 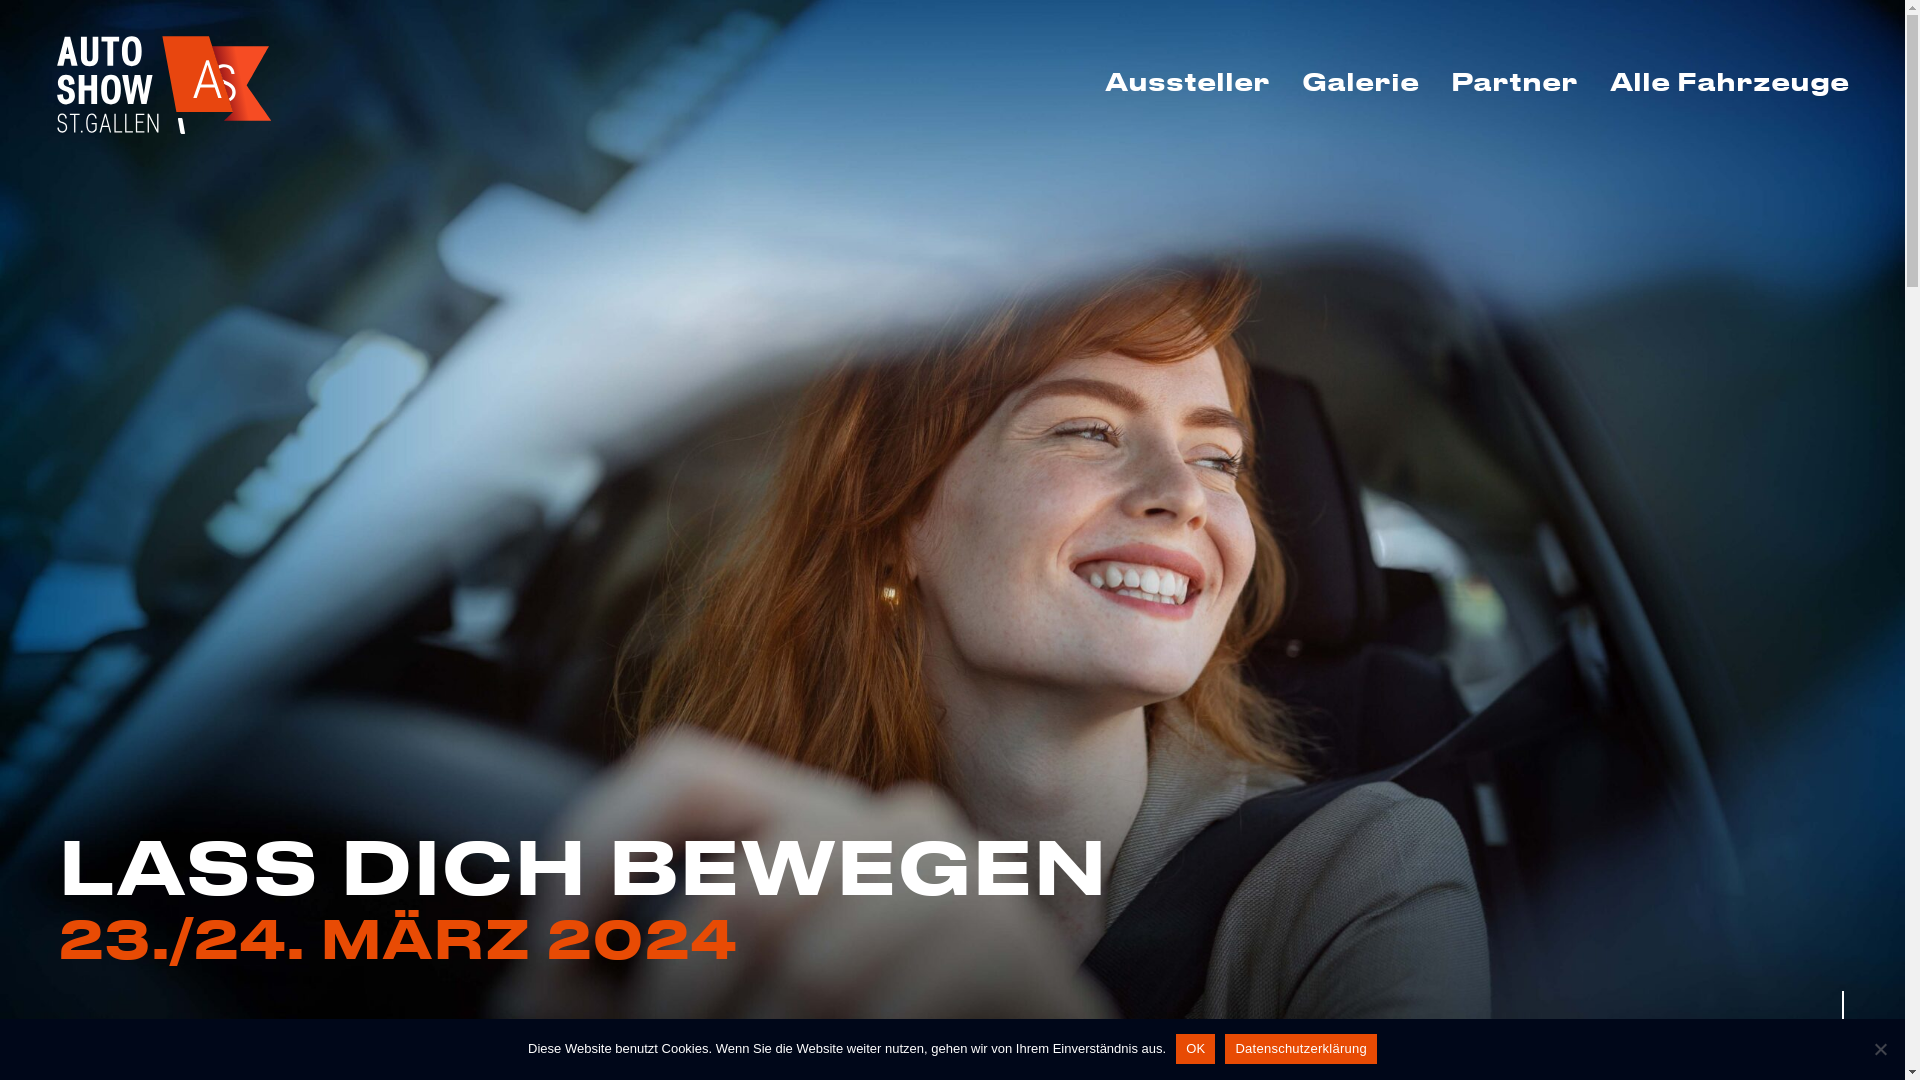 What do you see at coordinates (1287, 79) in the screenshot?
I see `'Galerie'` at bounding box center [1287, 79].